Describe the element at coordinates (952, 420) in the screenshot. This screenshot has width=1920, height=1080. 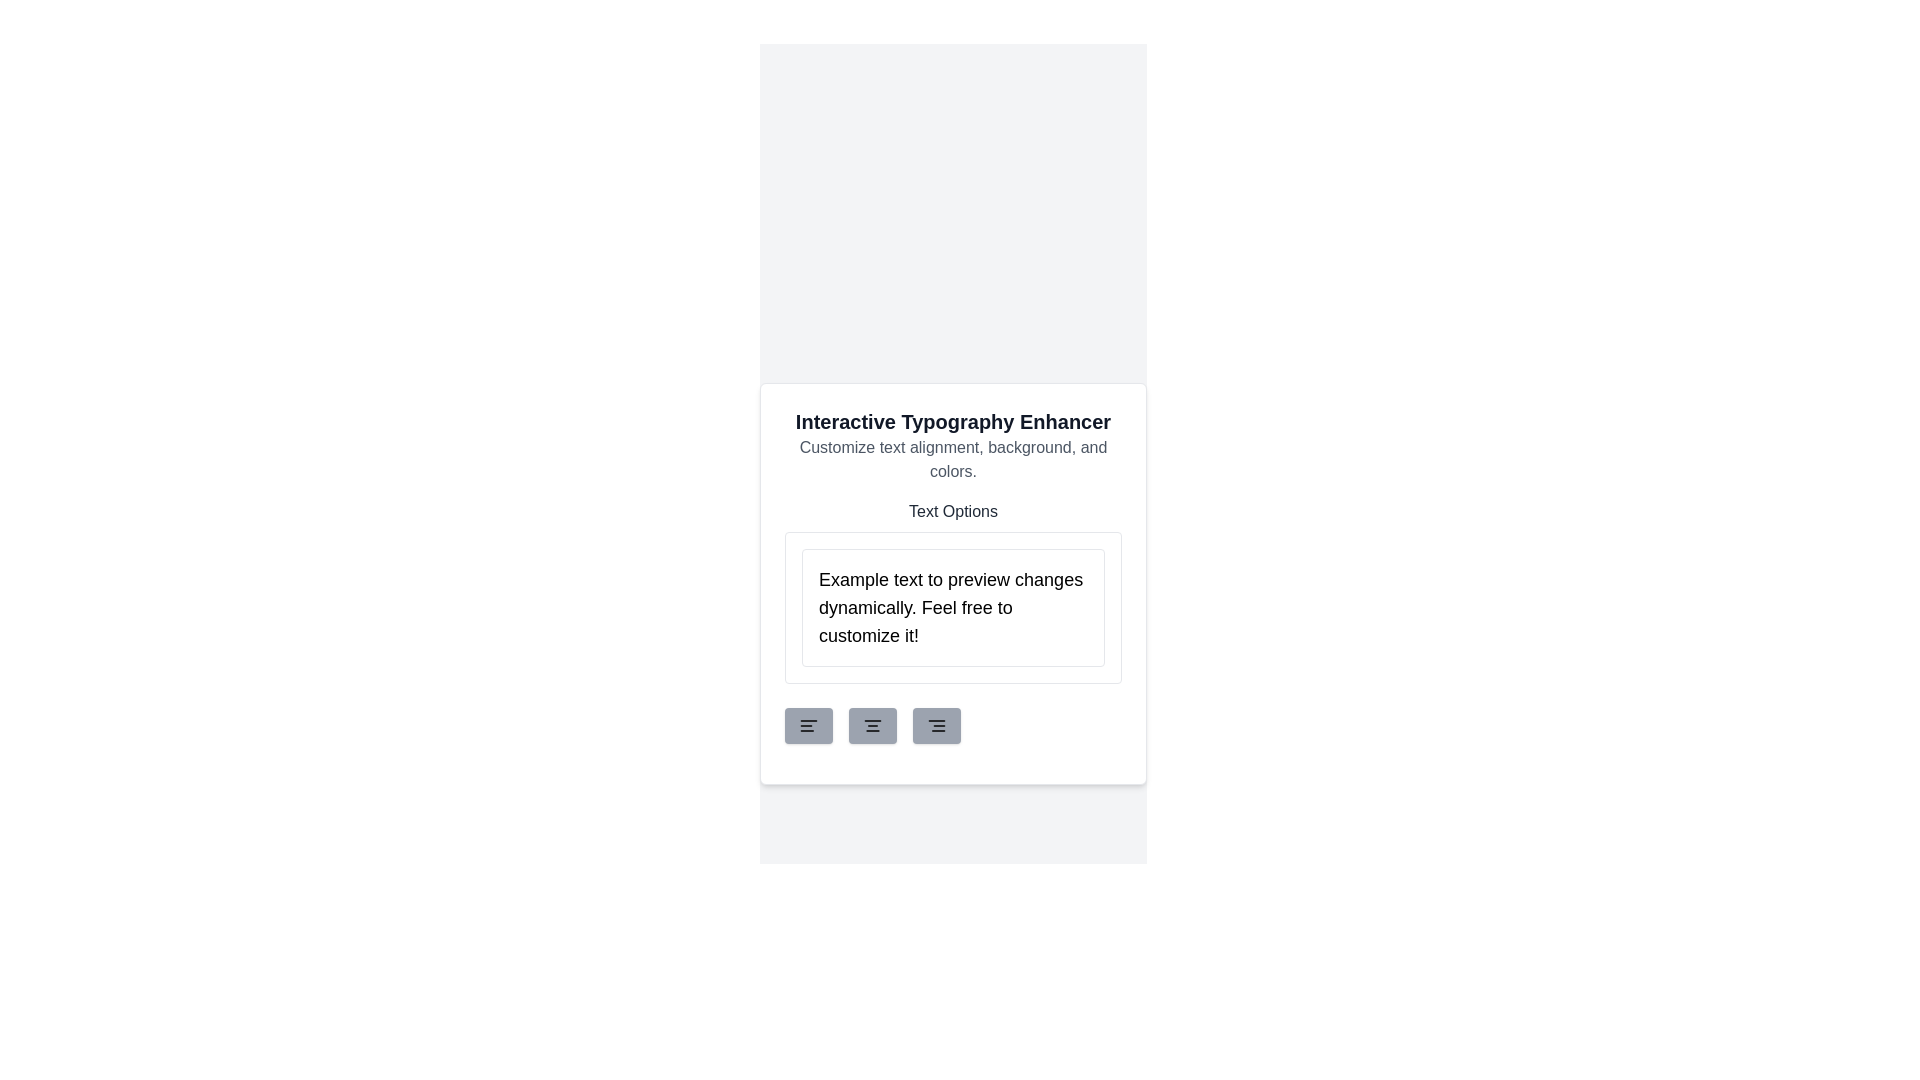
I see `the title or heading text element that acts as a primary description for the related section, positioned centrally towards the top of the interface` at that location.